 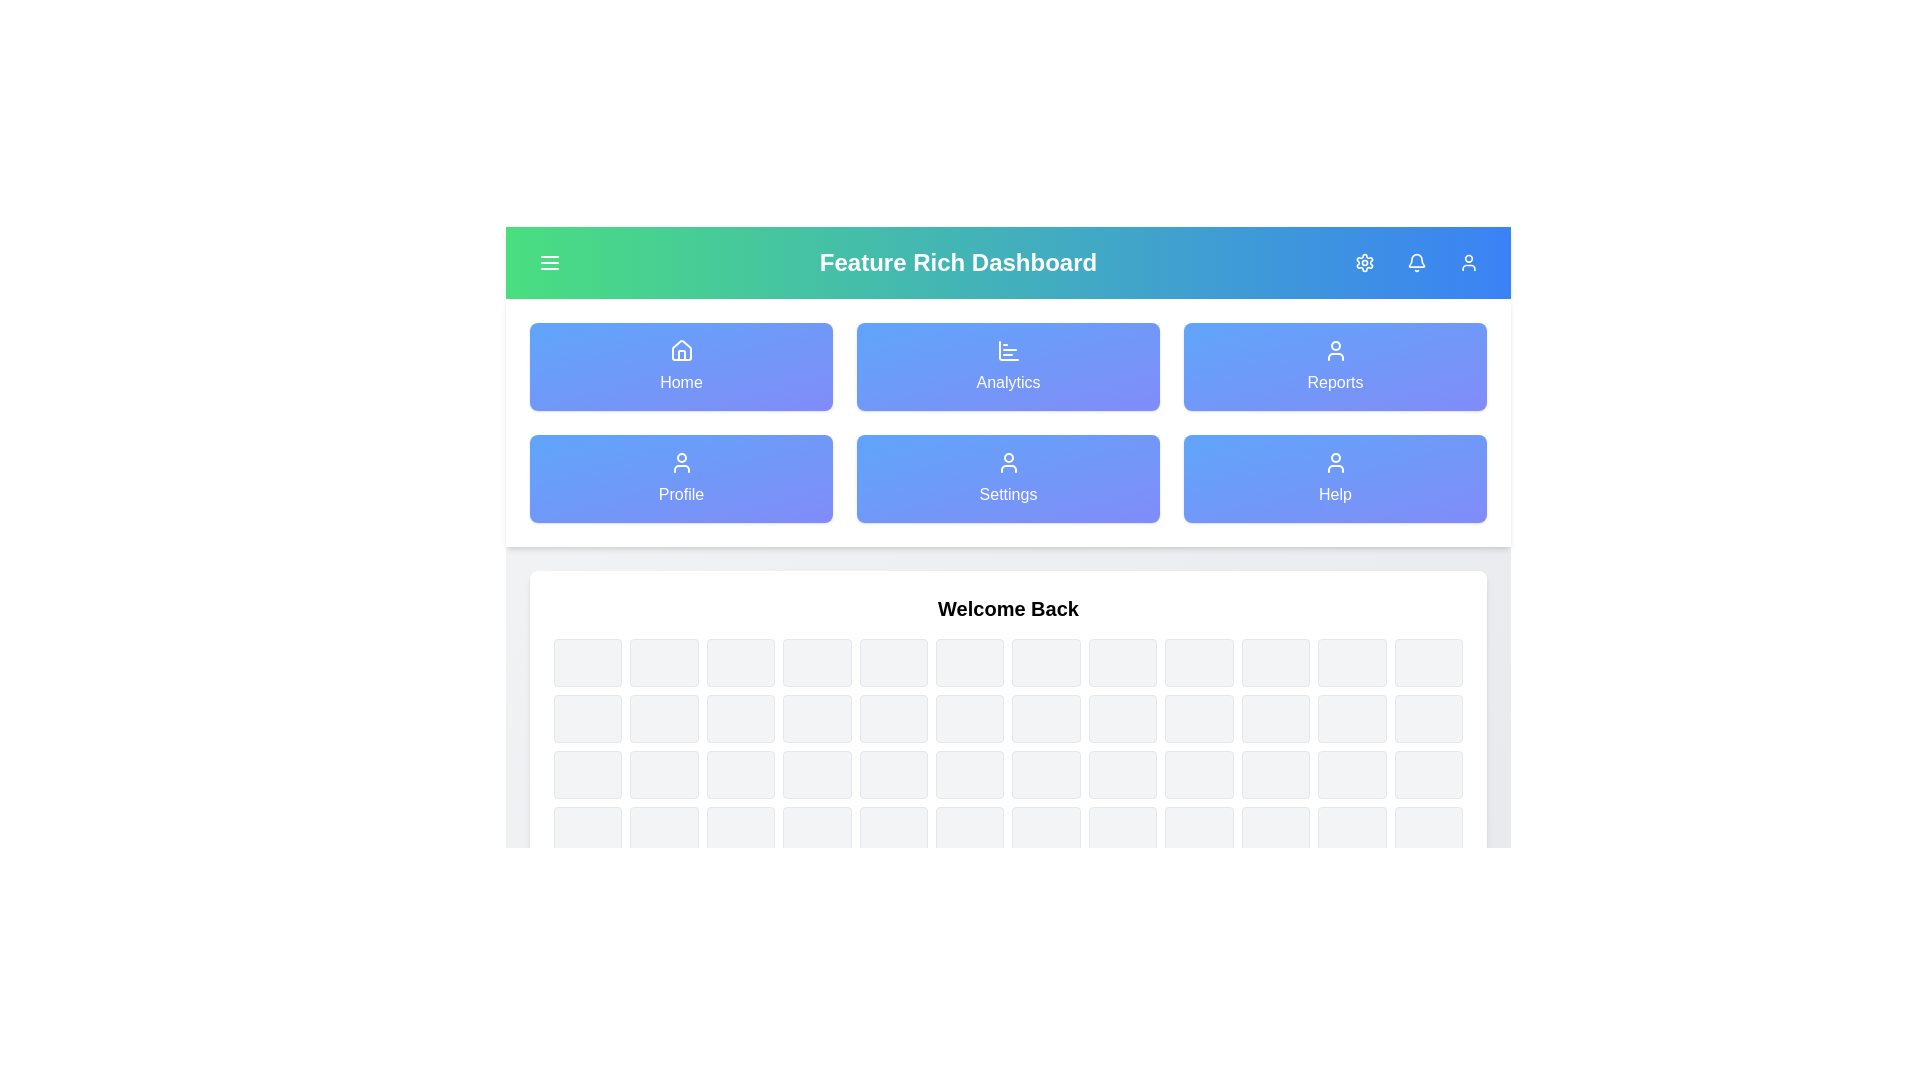 What do you see at coordinates (1415, 261) in the screenshot?
I see `'Notifications' button in the app bar` at bounding box center [1415, 261].